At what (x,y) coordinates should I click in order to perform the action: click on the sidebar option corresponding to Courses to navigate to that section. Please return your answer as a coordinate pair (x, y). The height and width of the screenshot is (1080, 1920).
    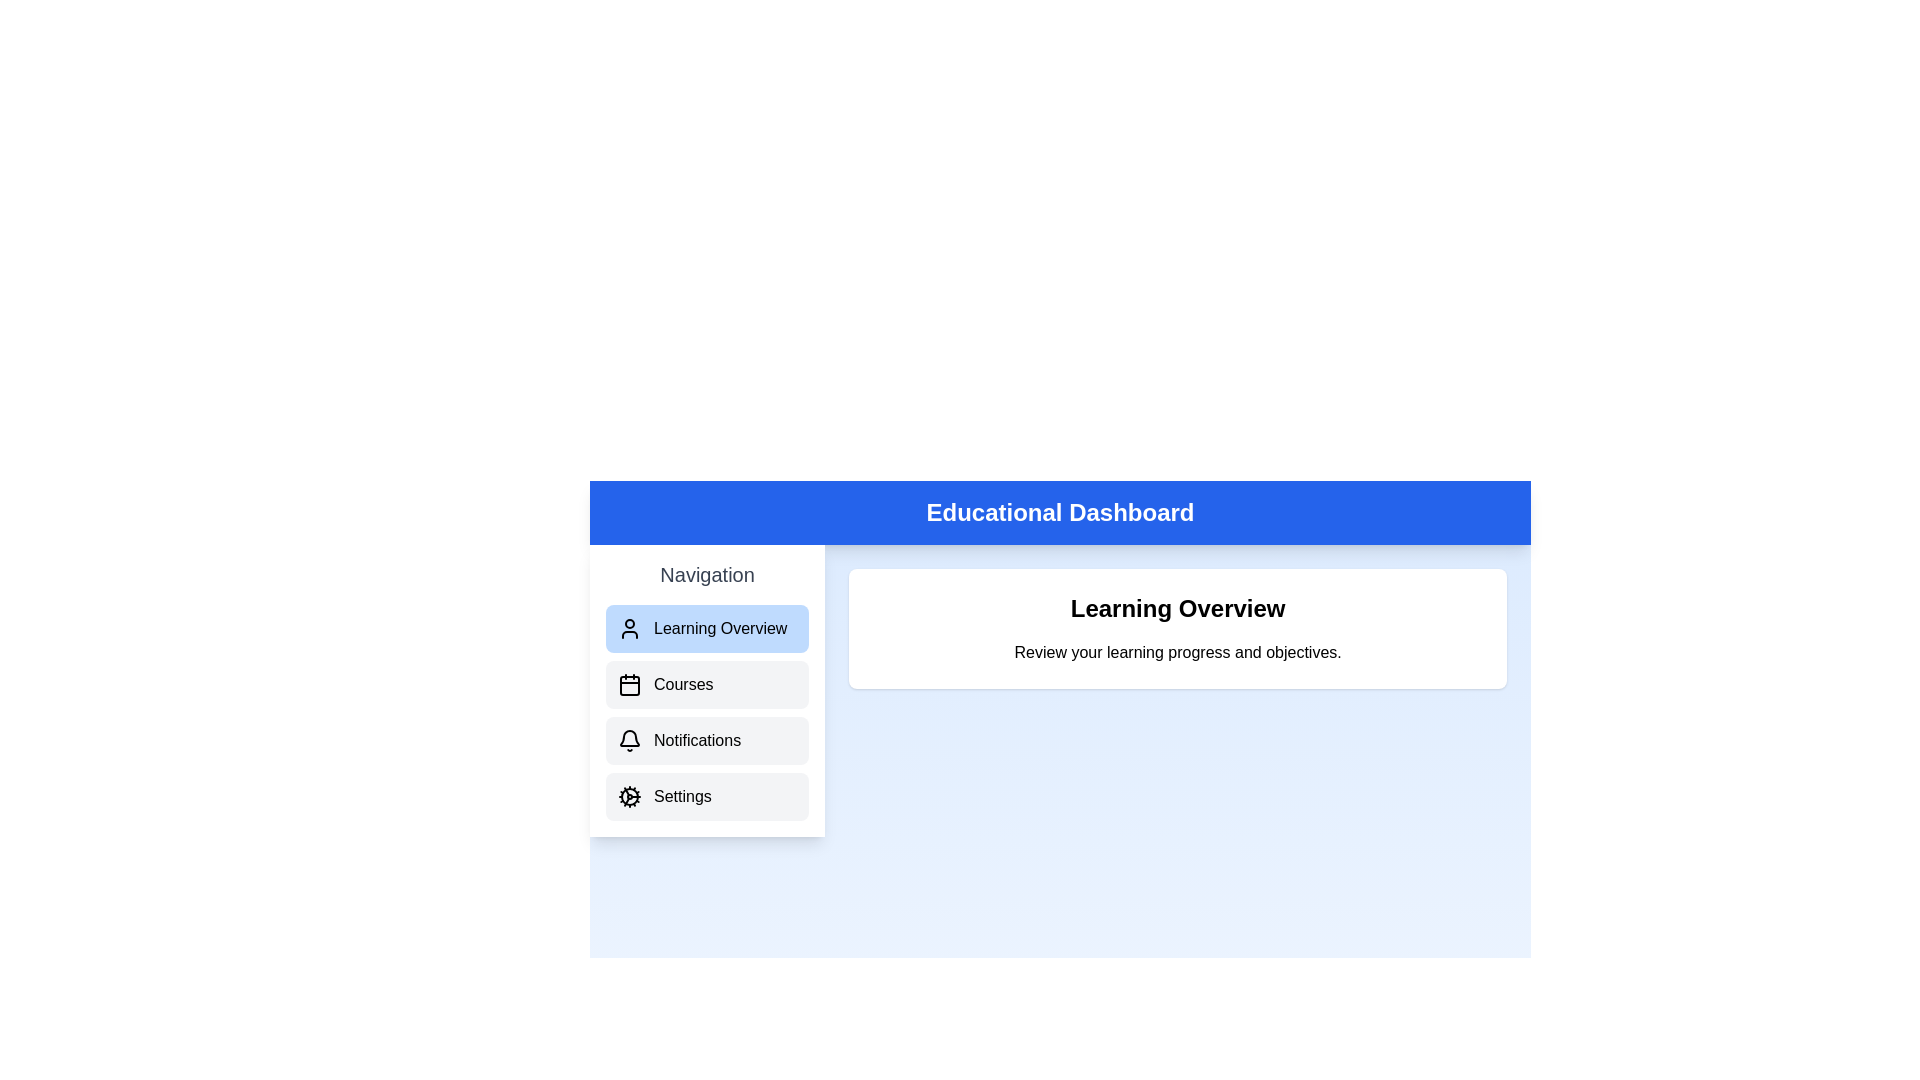
    Looking at the image, I should click on (707, 684).